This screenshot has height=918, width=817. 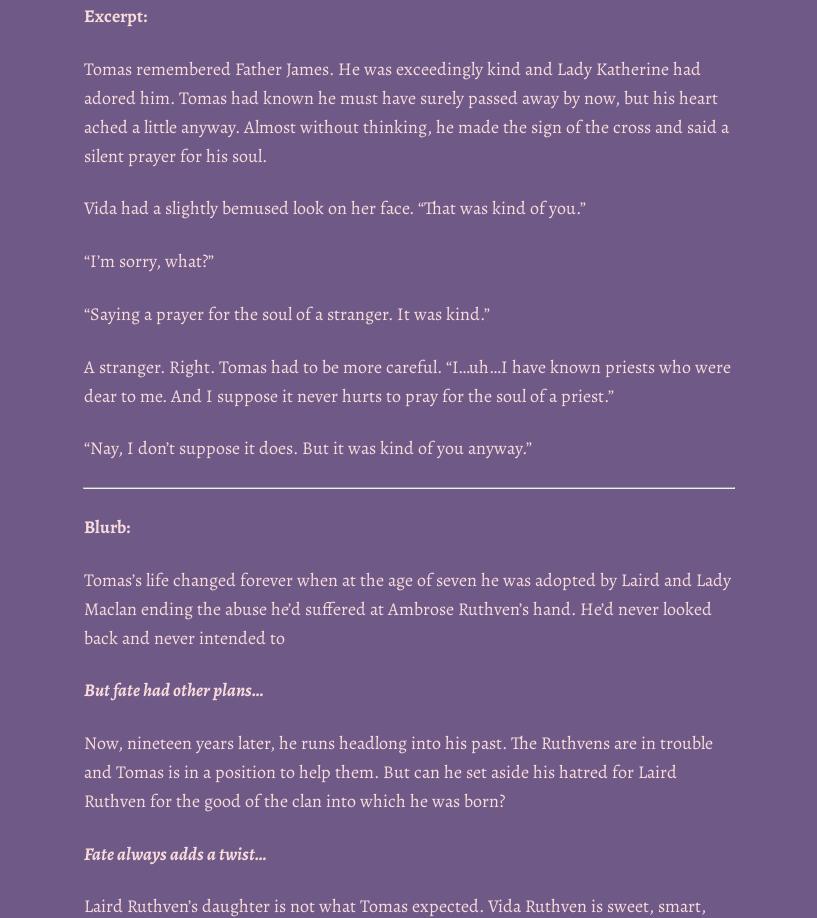 What do you see at coordinates (83, 380) in the screenshot?
I see `'A stranger. Right. Tomas had to be more careful. “I…uh…I have known priests who were dear to me. And I suppose it never hurts to pray for the soul of a priest.”'` at bounding box center [83, 380].